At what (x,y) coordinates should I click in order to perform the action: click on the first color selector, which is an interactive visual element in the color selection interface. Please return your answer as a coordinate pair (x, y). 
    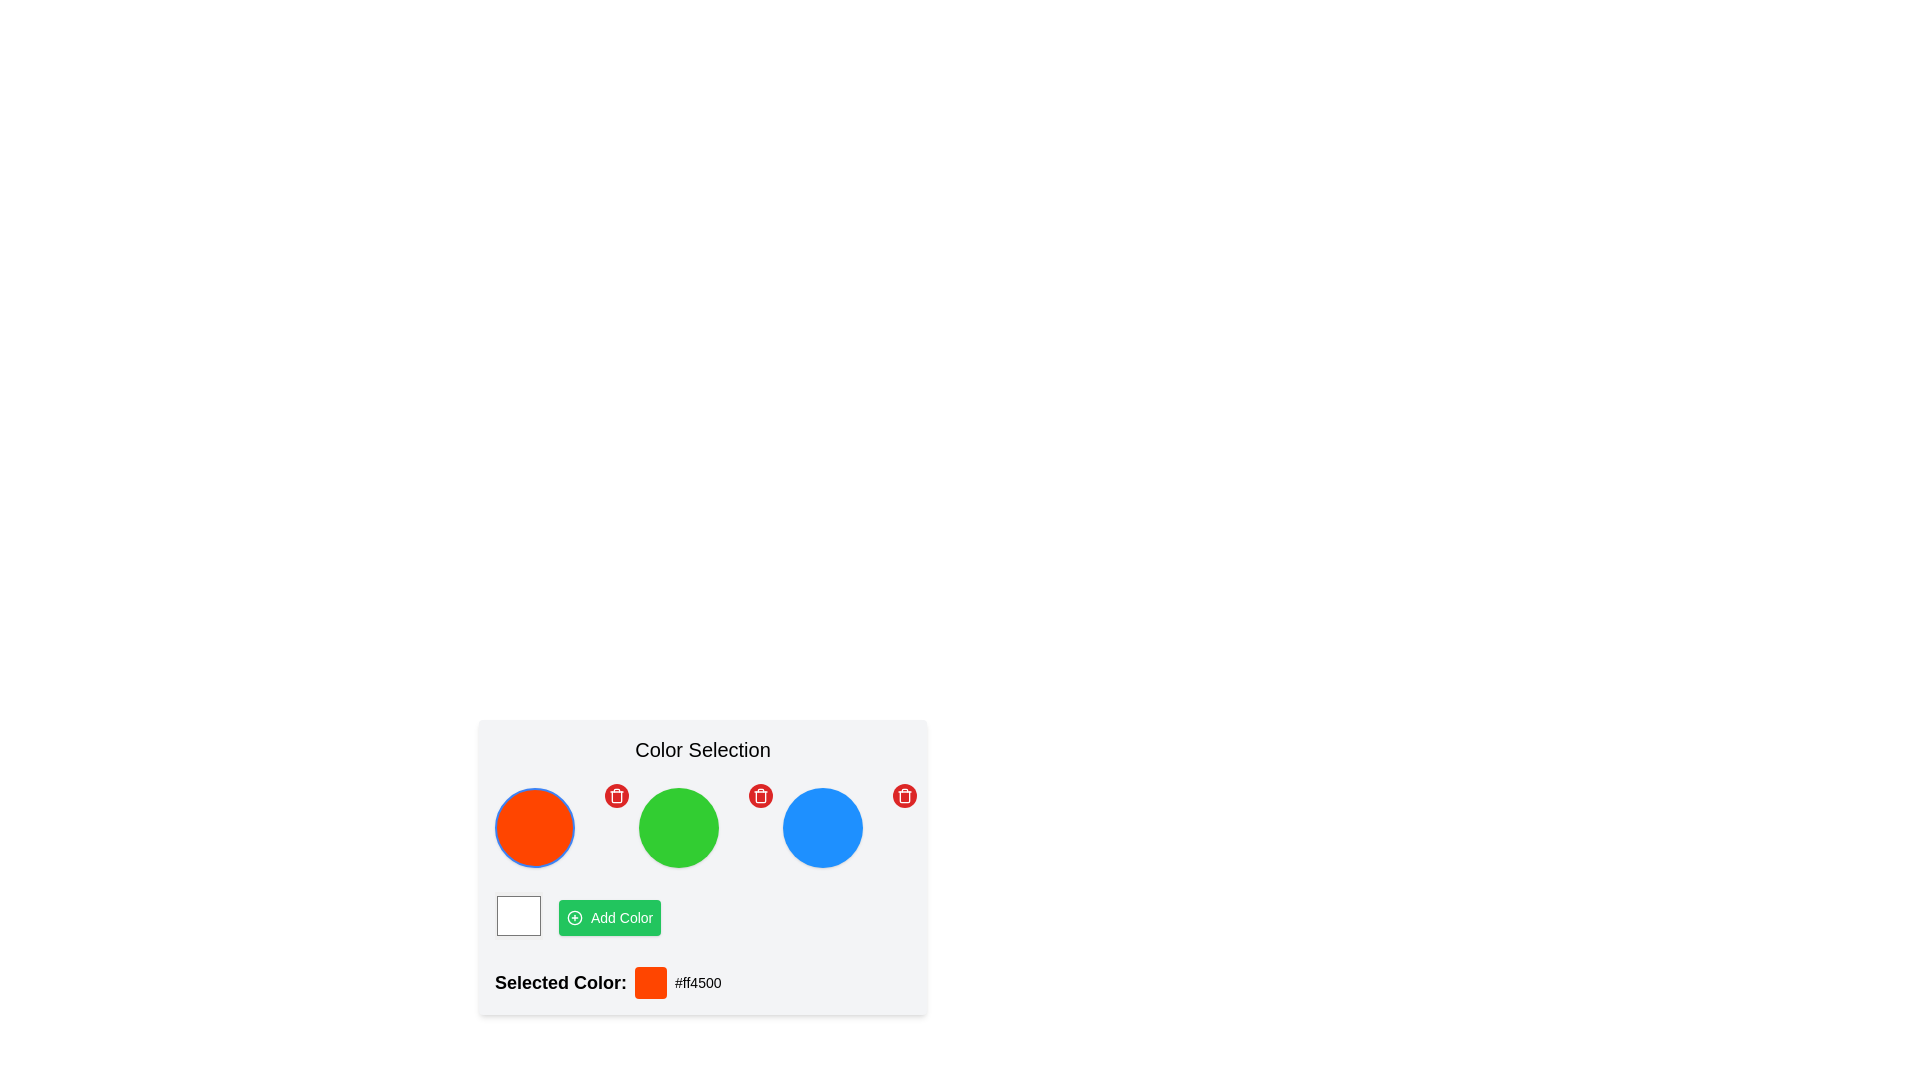
    Looking at the image, I should click on (558, 828).